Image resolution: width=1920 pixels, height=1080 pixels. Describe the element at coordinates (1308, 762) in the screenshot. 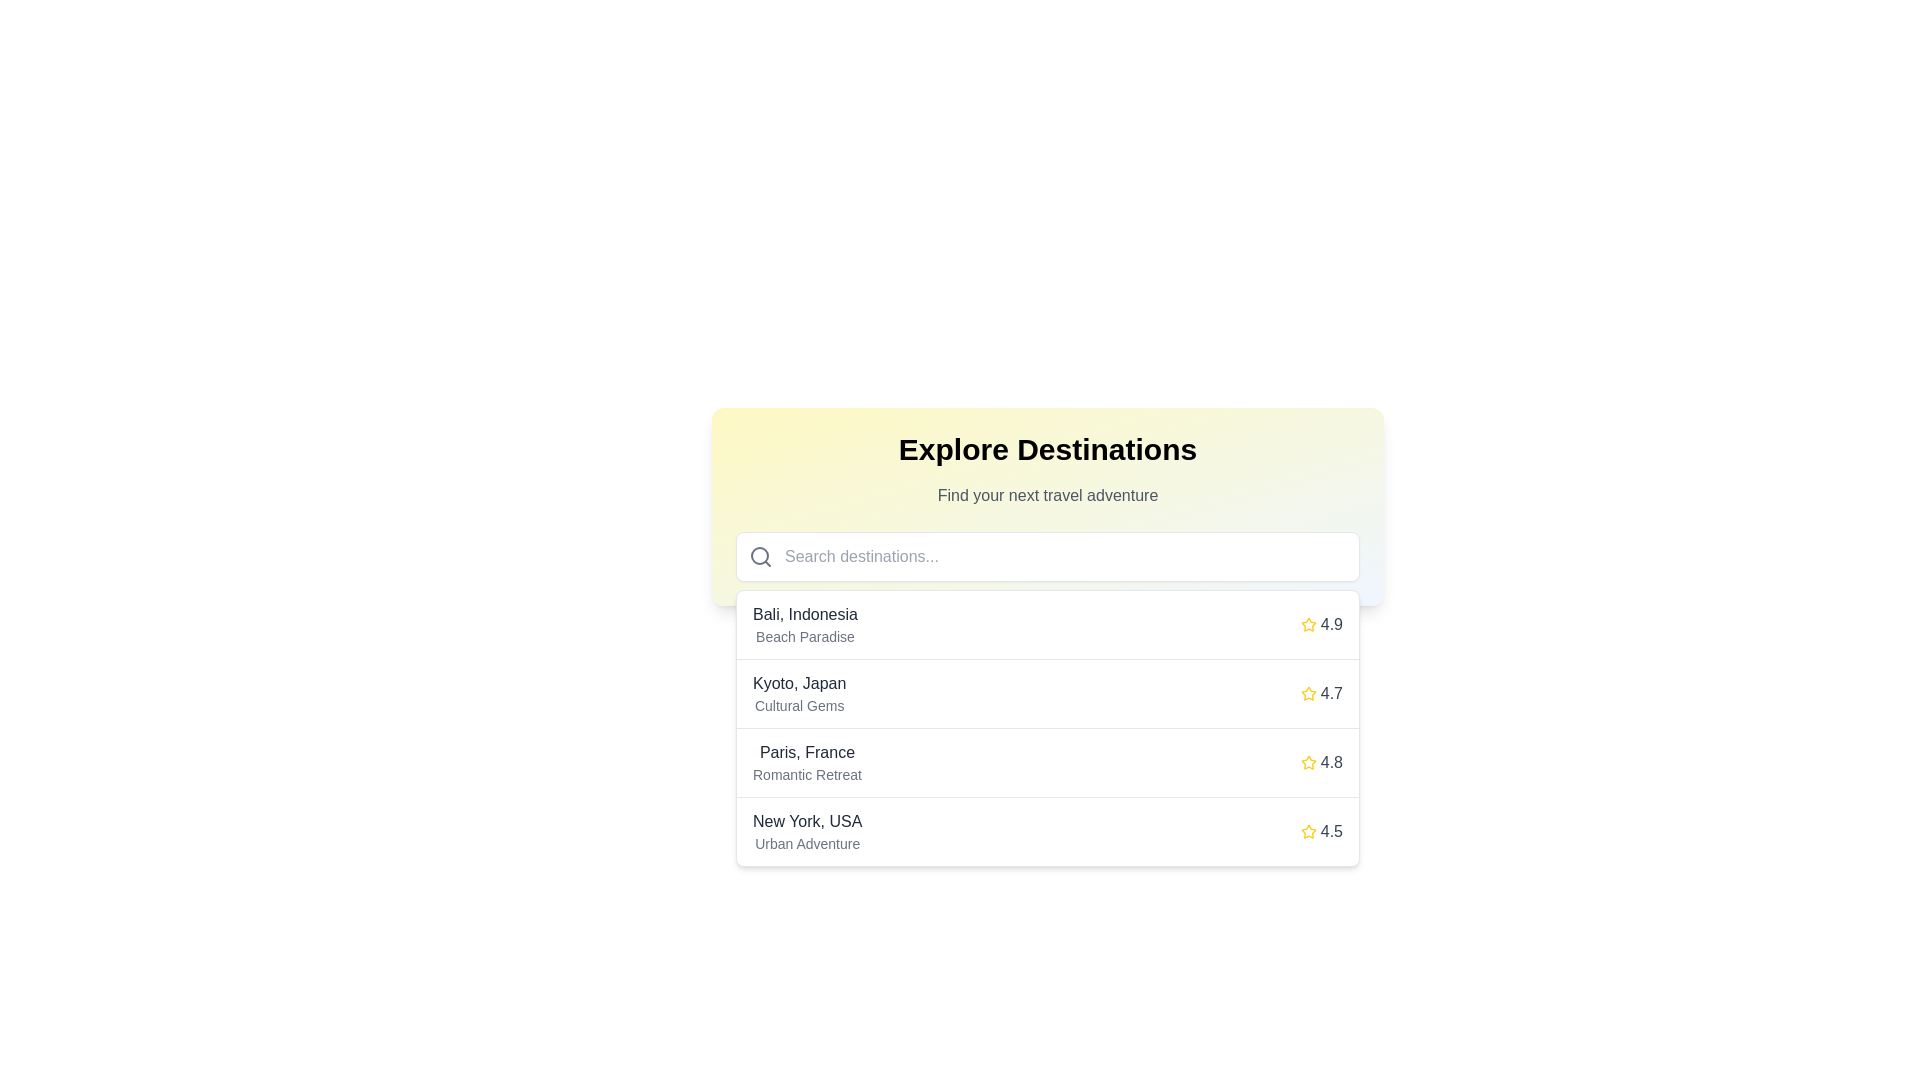

I see `the star icon indicating the rating for 'Paris, France'` at that location.